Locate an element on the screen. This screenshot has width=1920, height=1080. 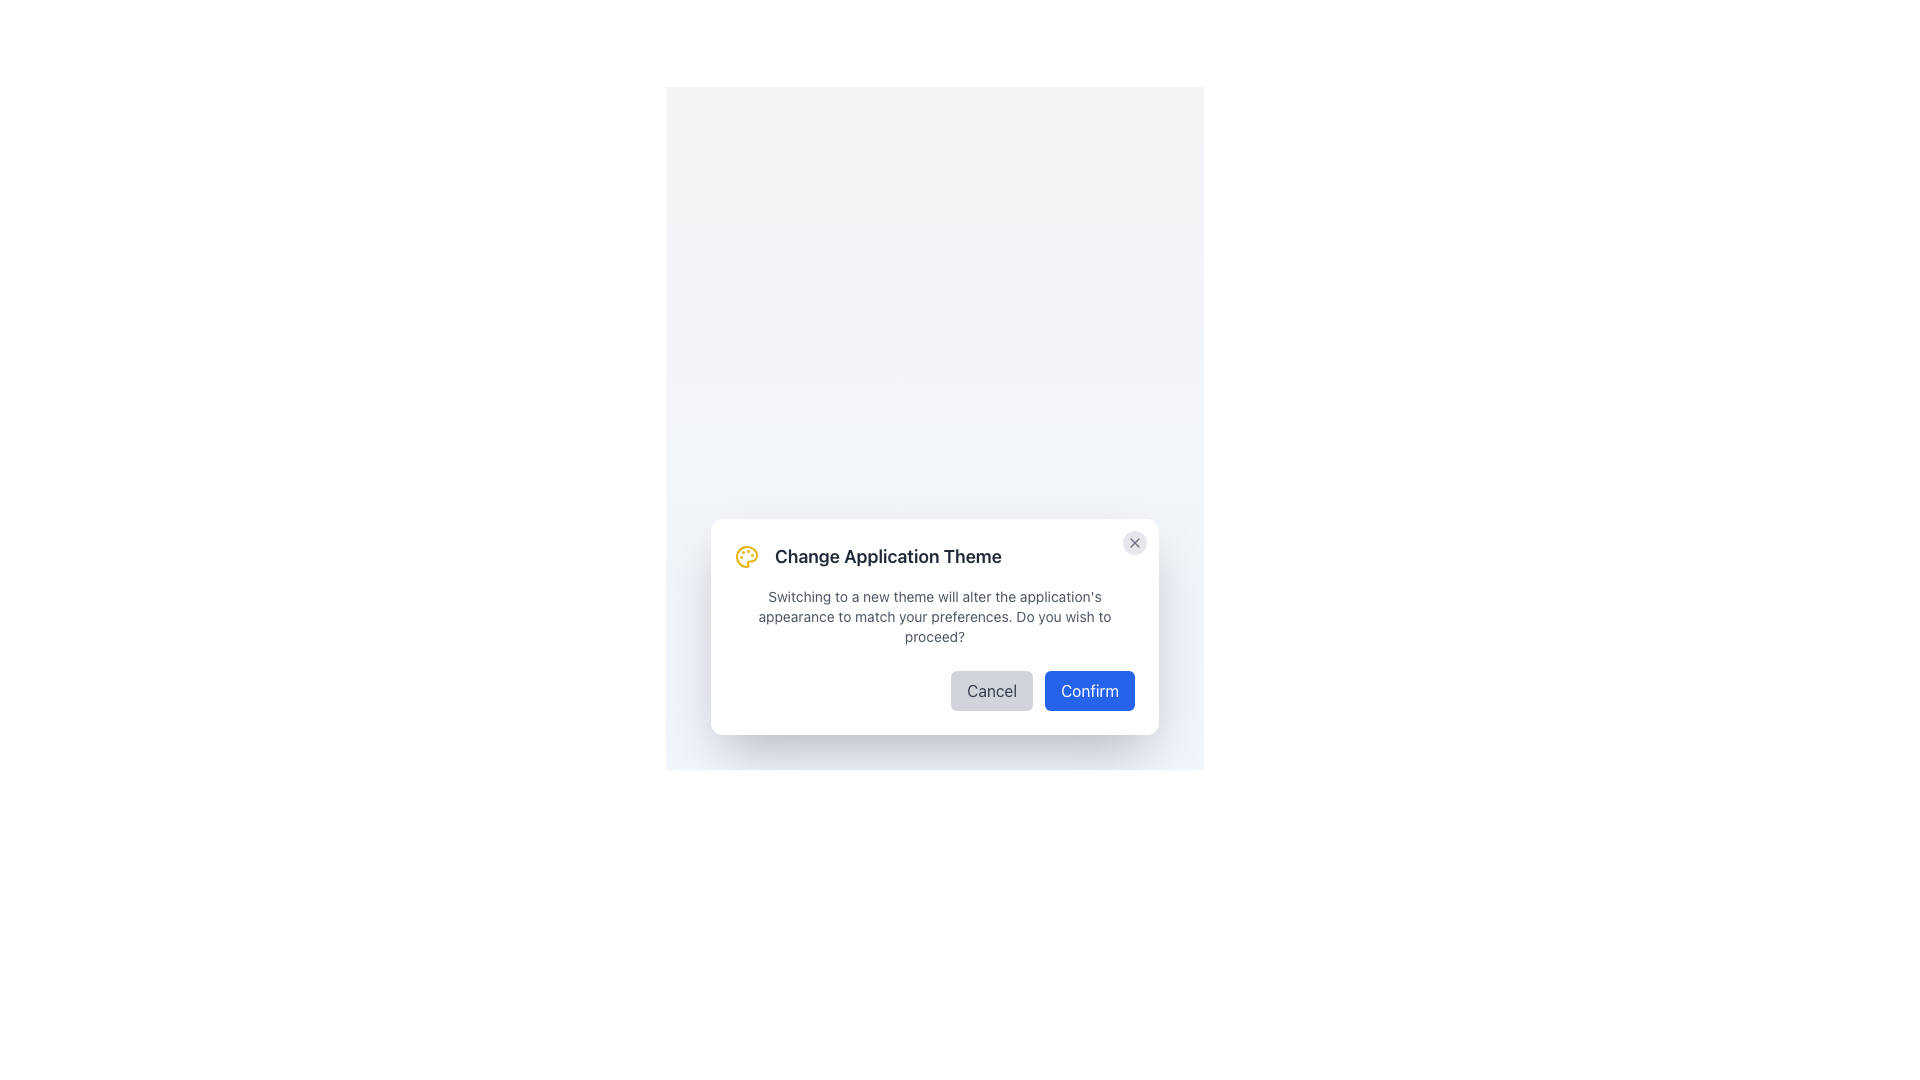
the 'Cancel' button in the button group located at the bottom of the 'Change Application Theme' modal to abort the operation is located at coordinates (934, 689).